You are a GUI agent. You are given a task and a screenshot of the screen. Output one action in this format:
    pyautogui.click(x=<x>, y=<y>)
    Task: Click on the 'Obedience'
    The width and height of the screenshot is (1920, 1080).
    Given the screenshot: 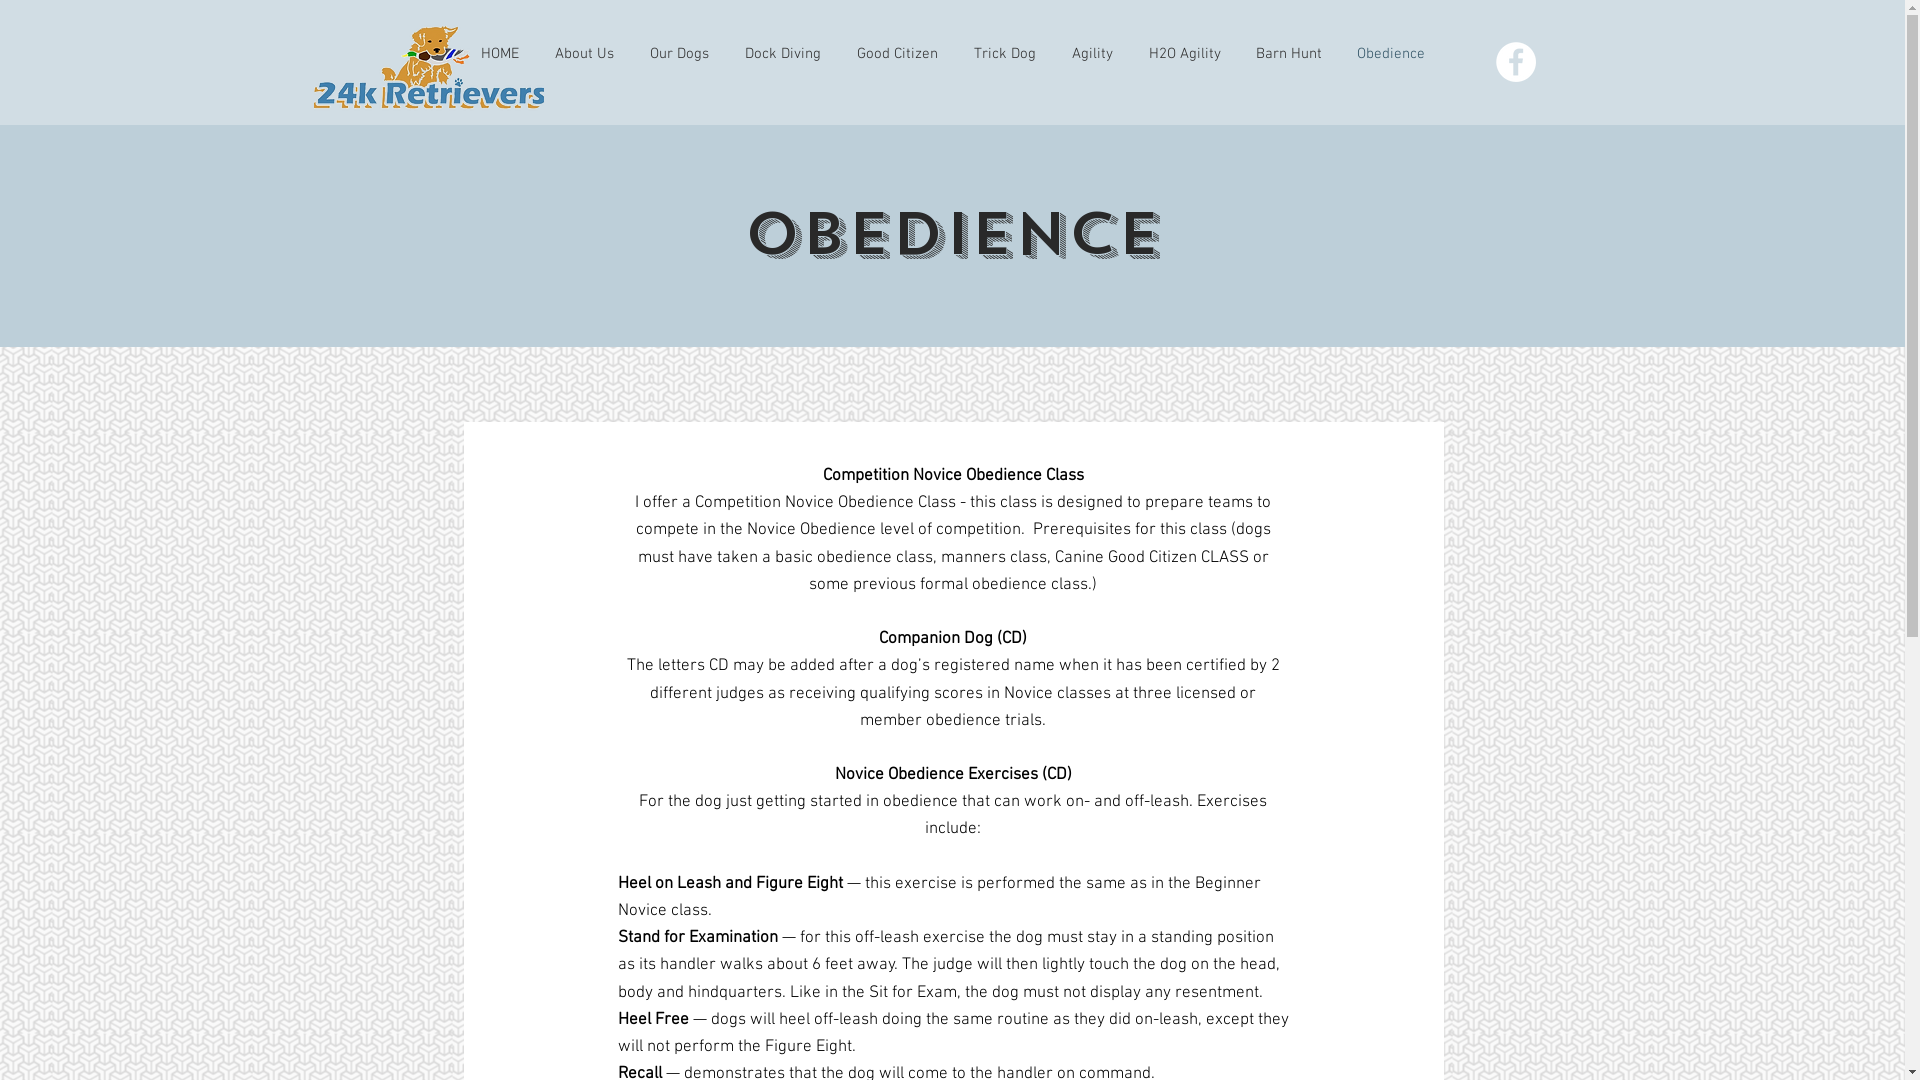 What is the action you would take?
    pyautogui.click(x=1390, y=53)
    